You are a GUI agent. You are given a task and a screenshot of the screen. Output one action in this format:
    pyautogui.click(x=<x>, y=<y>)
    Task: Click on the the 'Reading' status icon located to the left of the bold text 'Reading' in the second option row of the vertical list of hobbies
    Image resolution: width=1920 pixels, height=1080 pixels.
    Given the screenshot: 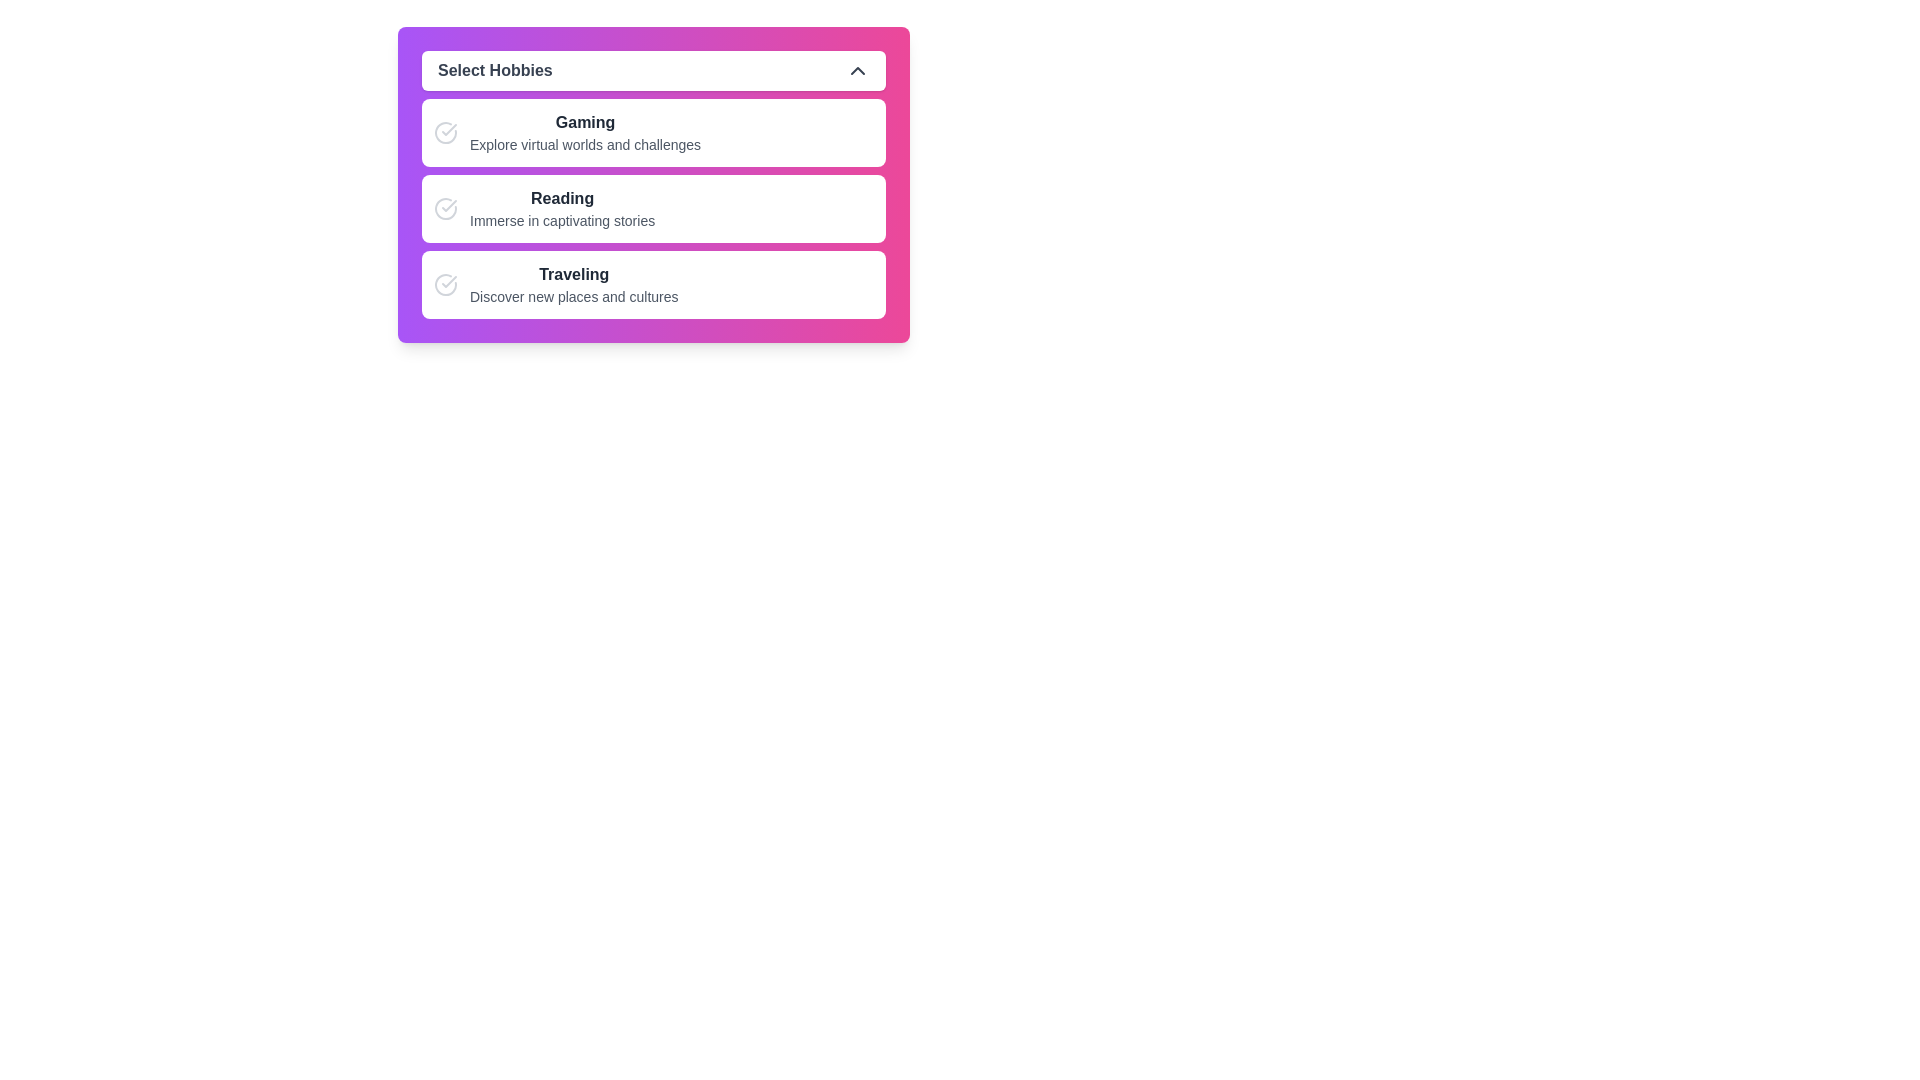 What is the action you would take?
    pyautogui.click(x=445, y=208)
    